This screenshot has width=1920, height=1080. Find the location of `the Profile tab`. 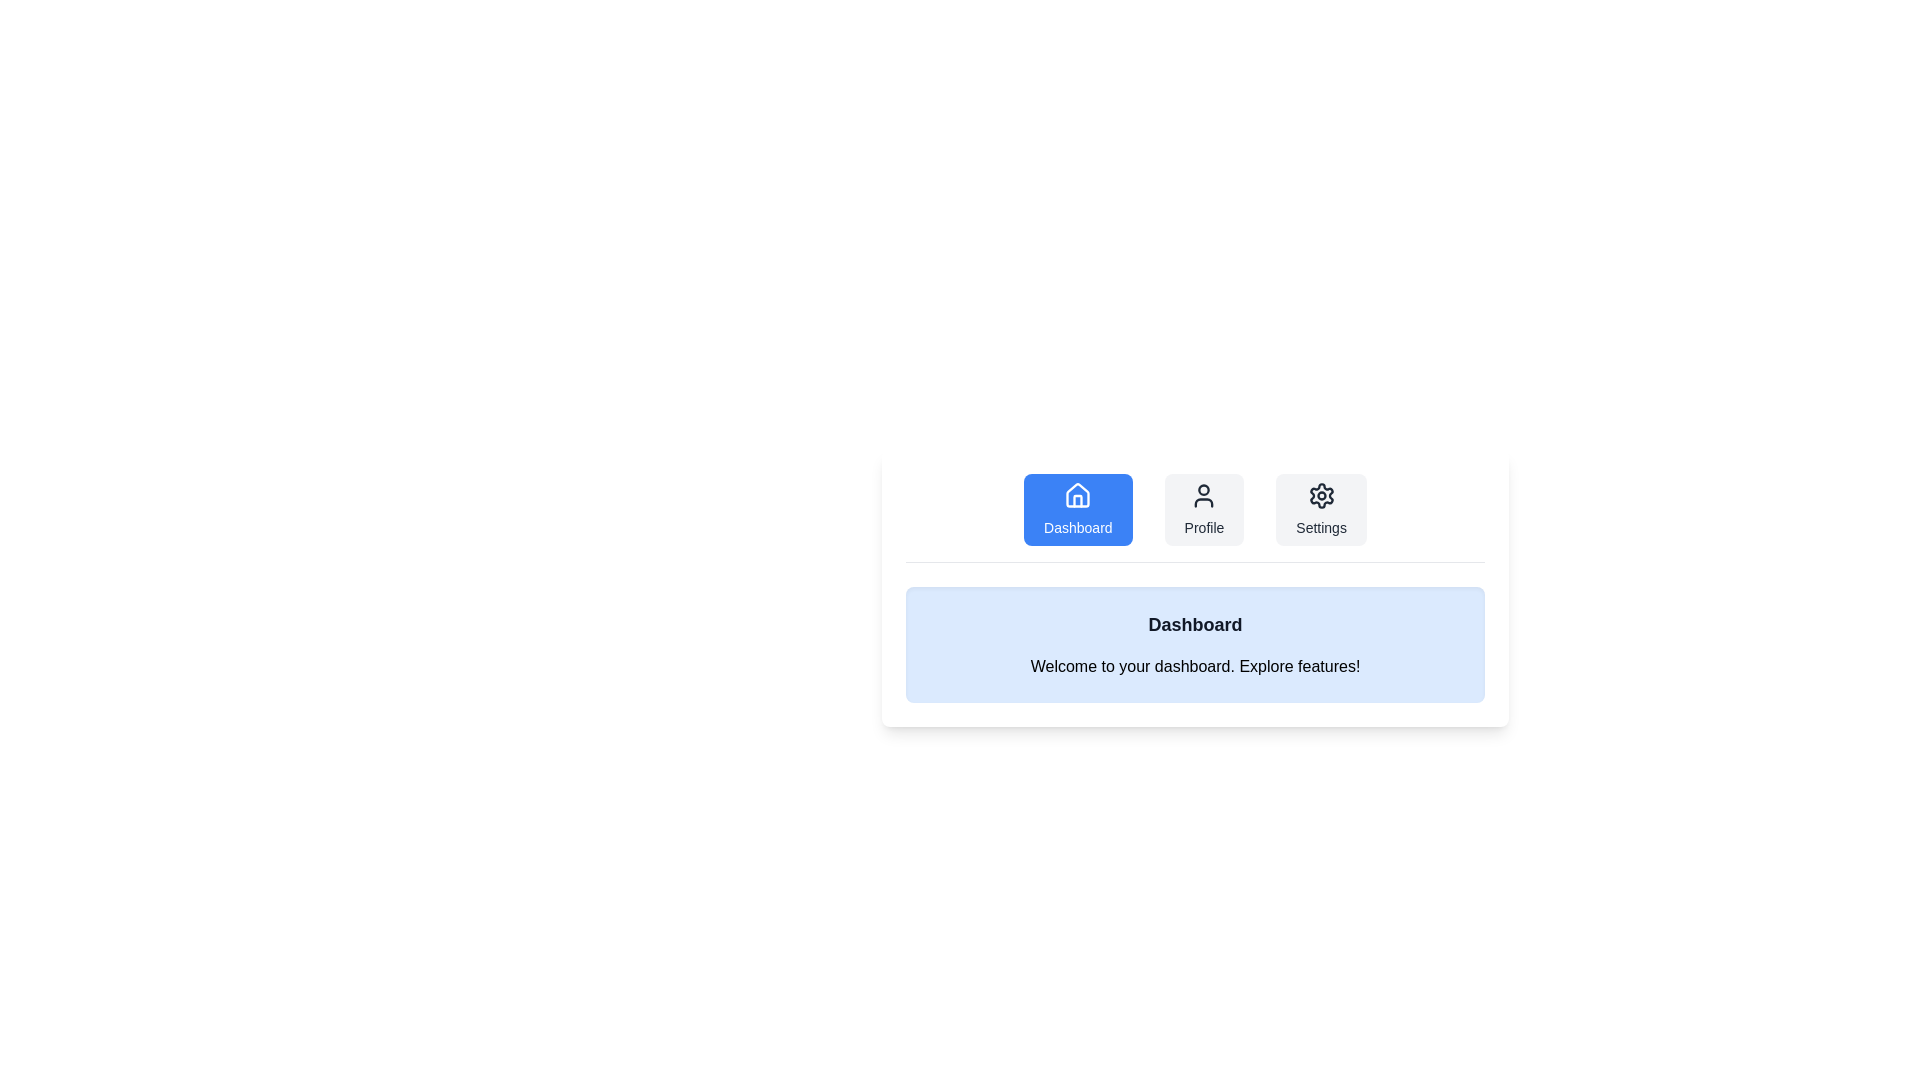

the Profile tab is located at coordinates (1203, 508).